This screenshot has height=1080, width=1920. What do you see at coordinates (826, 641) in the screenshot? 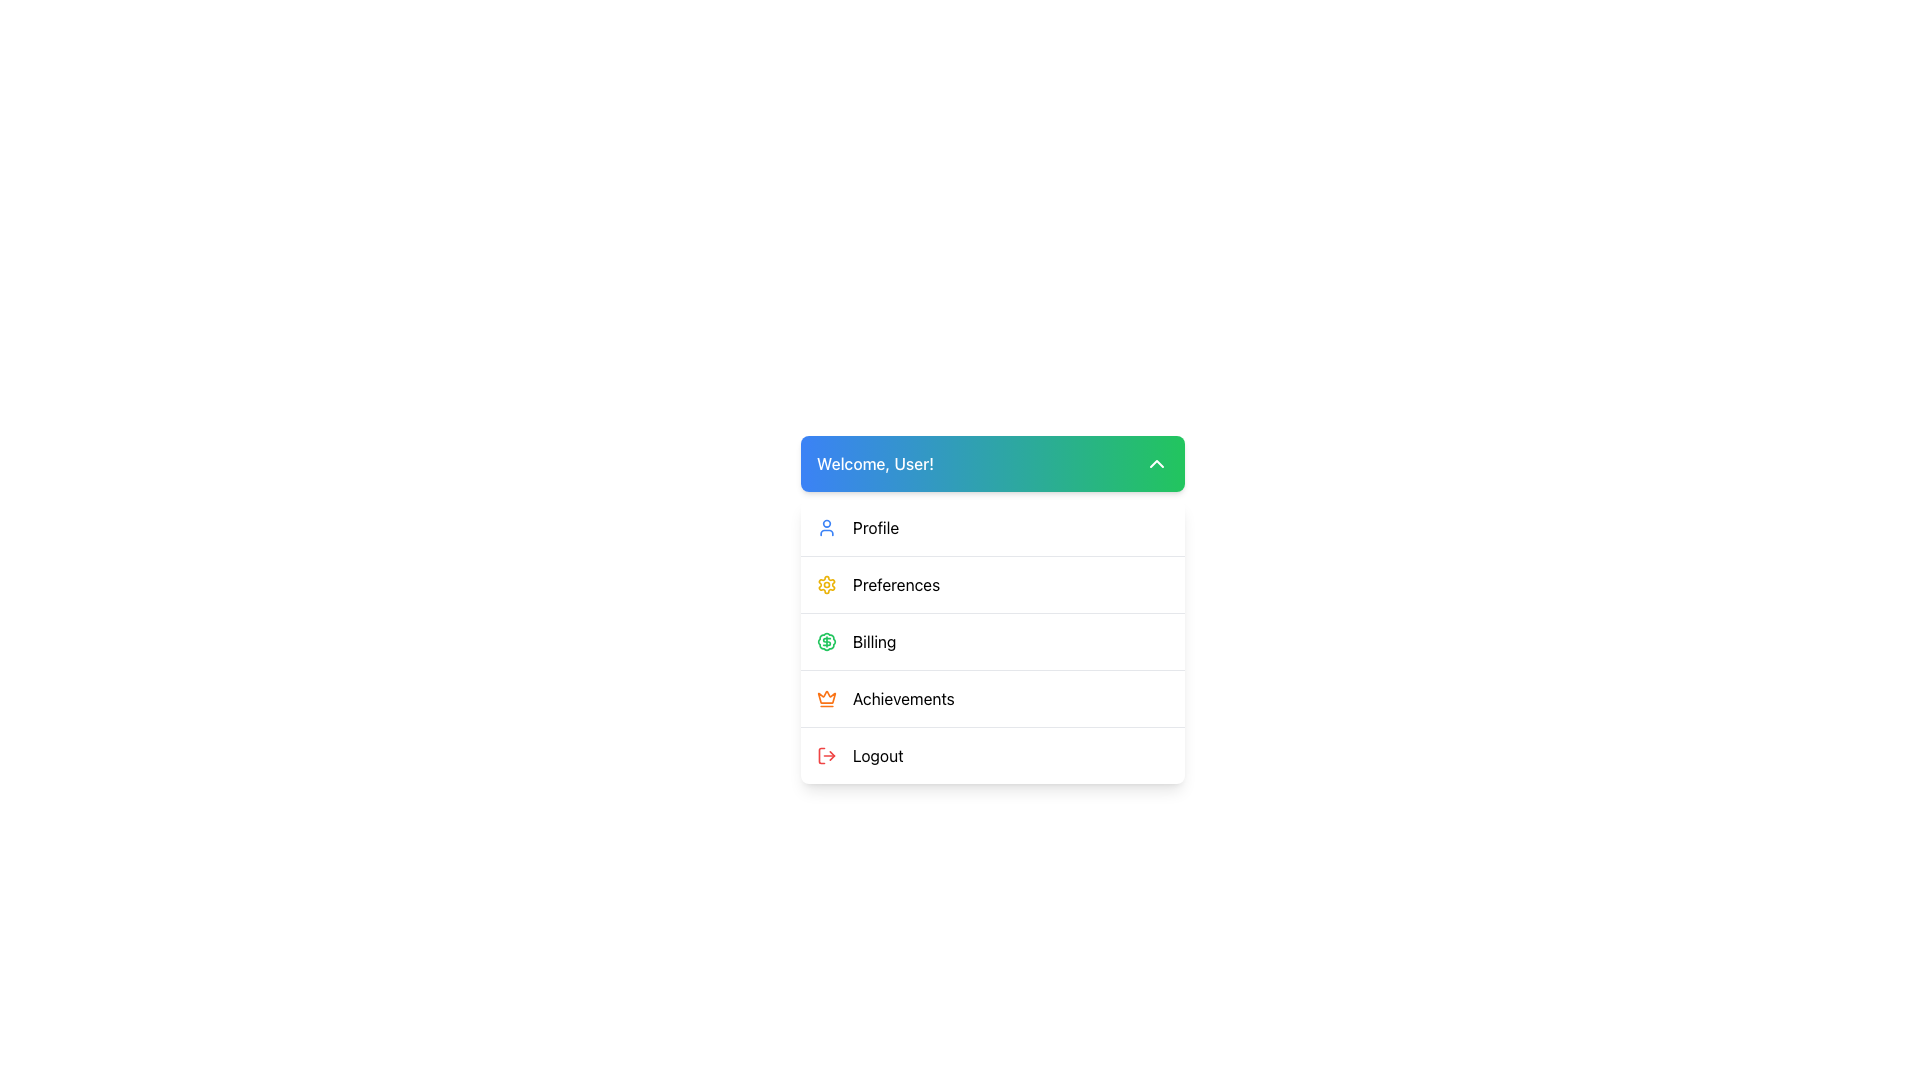
I see `the financial or billing-related icon located to the left of the 'Billing' text in the menu` at bounding box center [826, 641].